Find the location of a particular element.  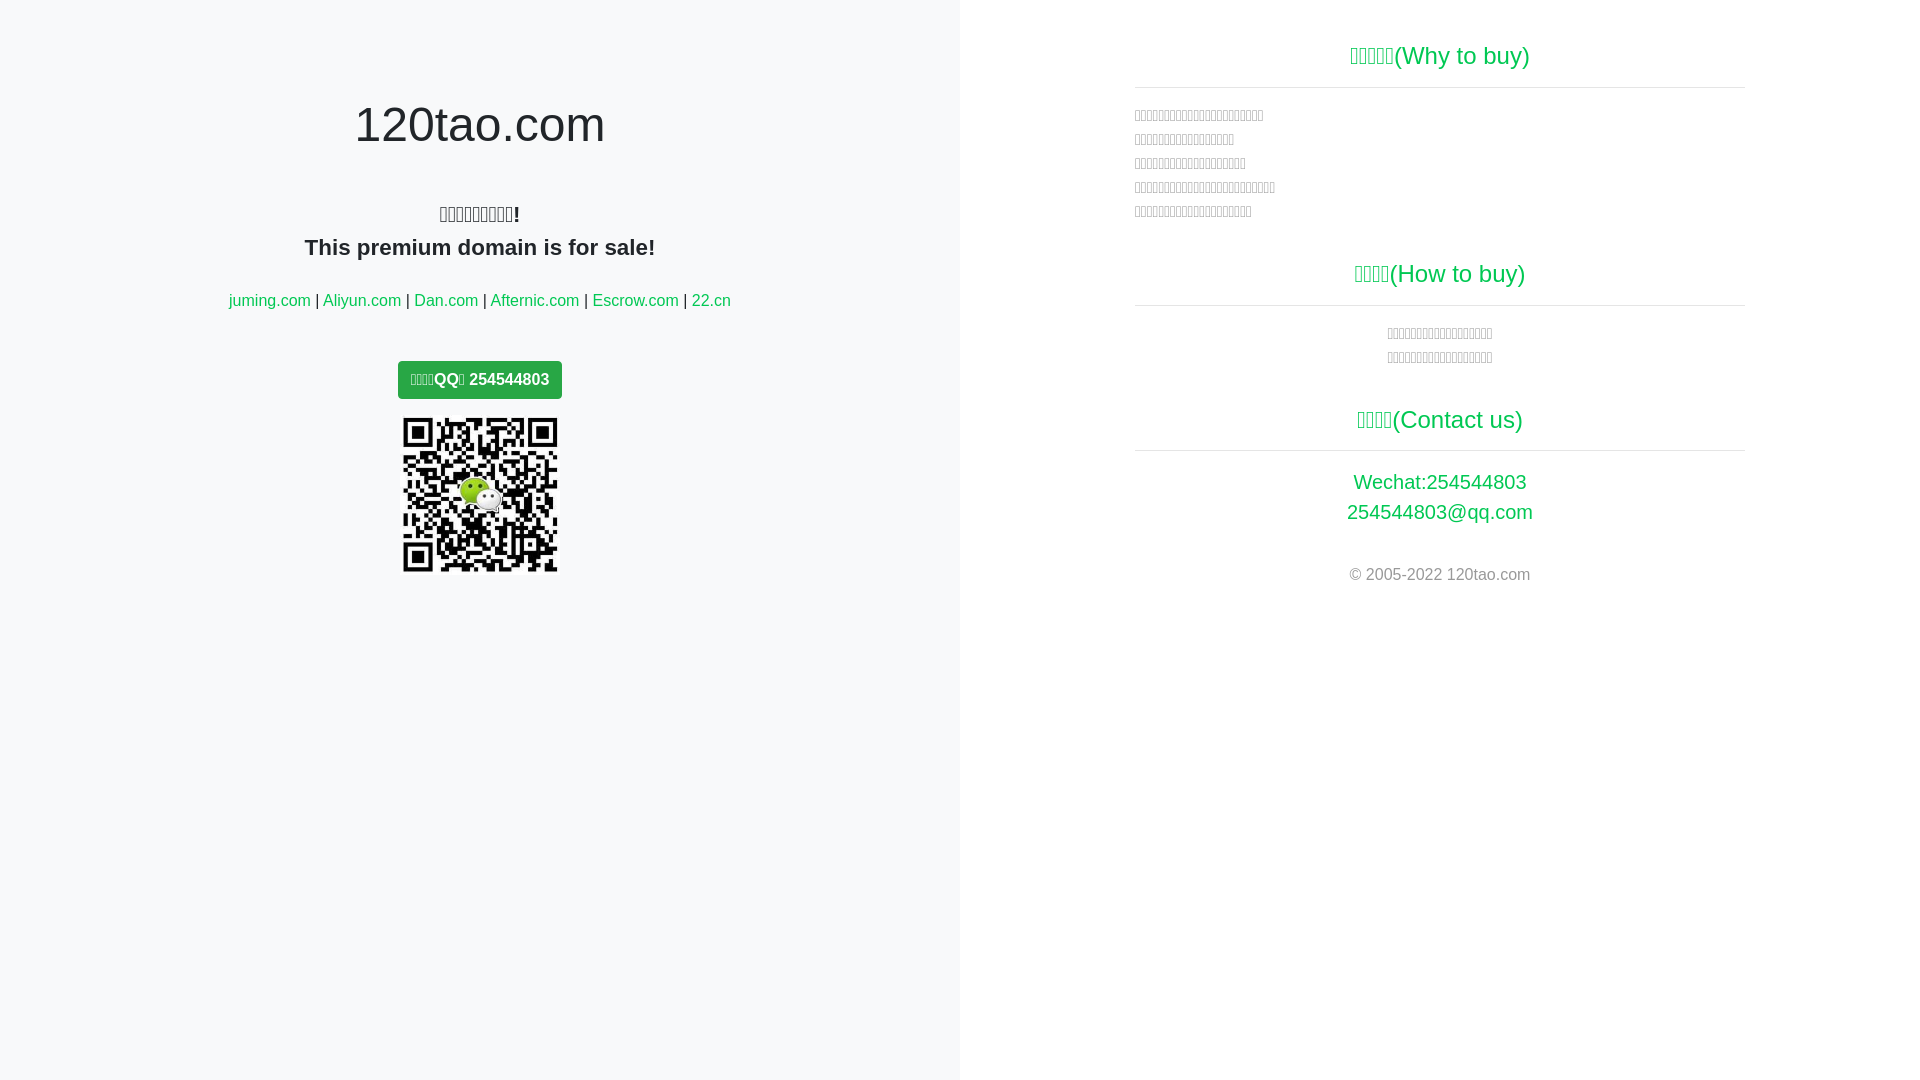

'Escrow.com' is located at coordinates (633, 300).